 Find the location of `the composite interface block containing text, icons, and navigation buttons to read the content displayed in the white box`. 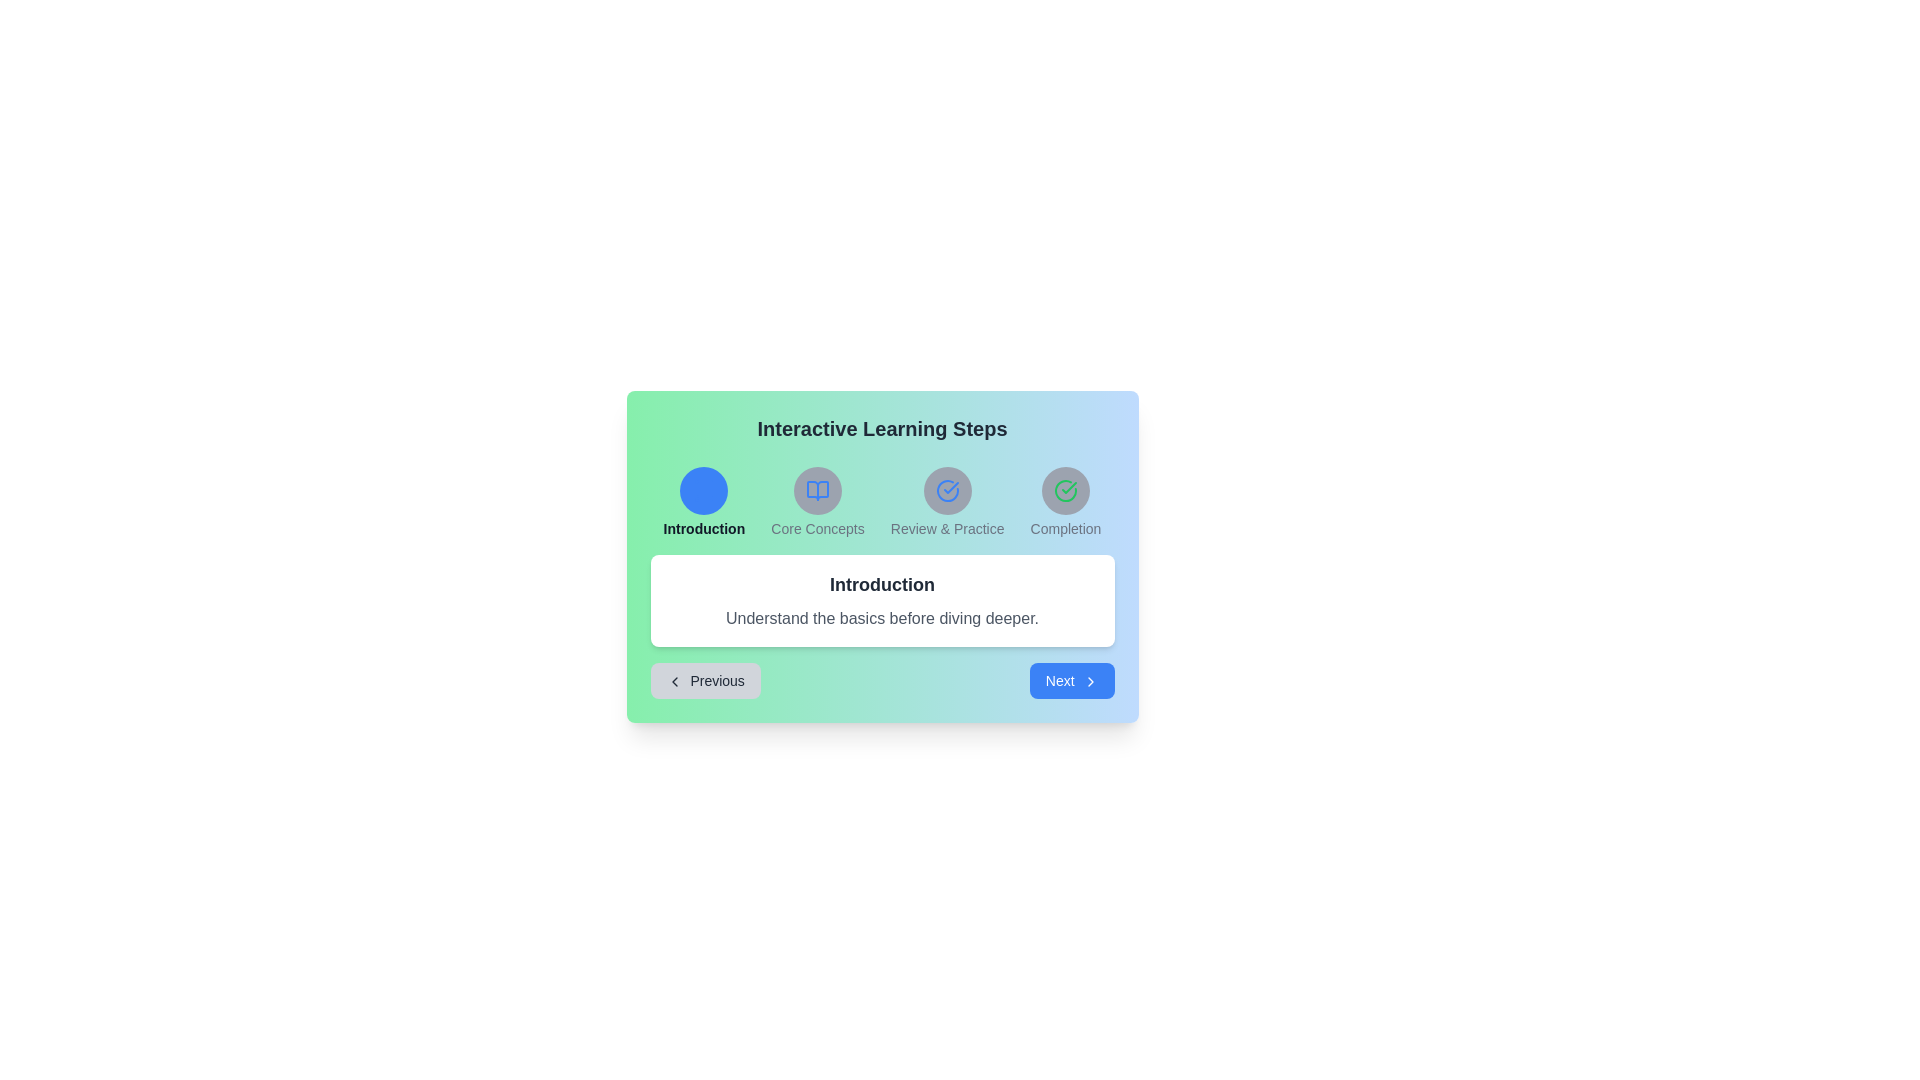

the composite interface block containing text, icons, and navigation buttons to read the content displayed in the white box is located at coordinates (881, 556).